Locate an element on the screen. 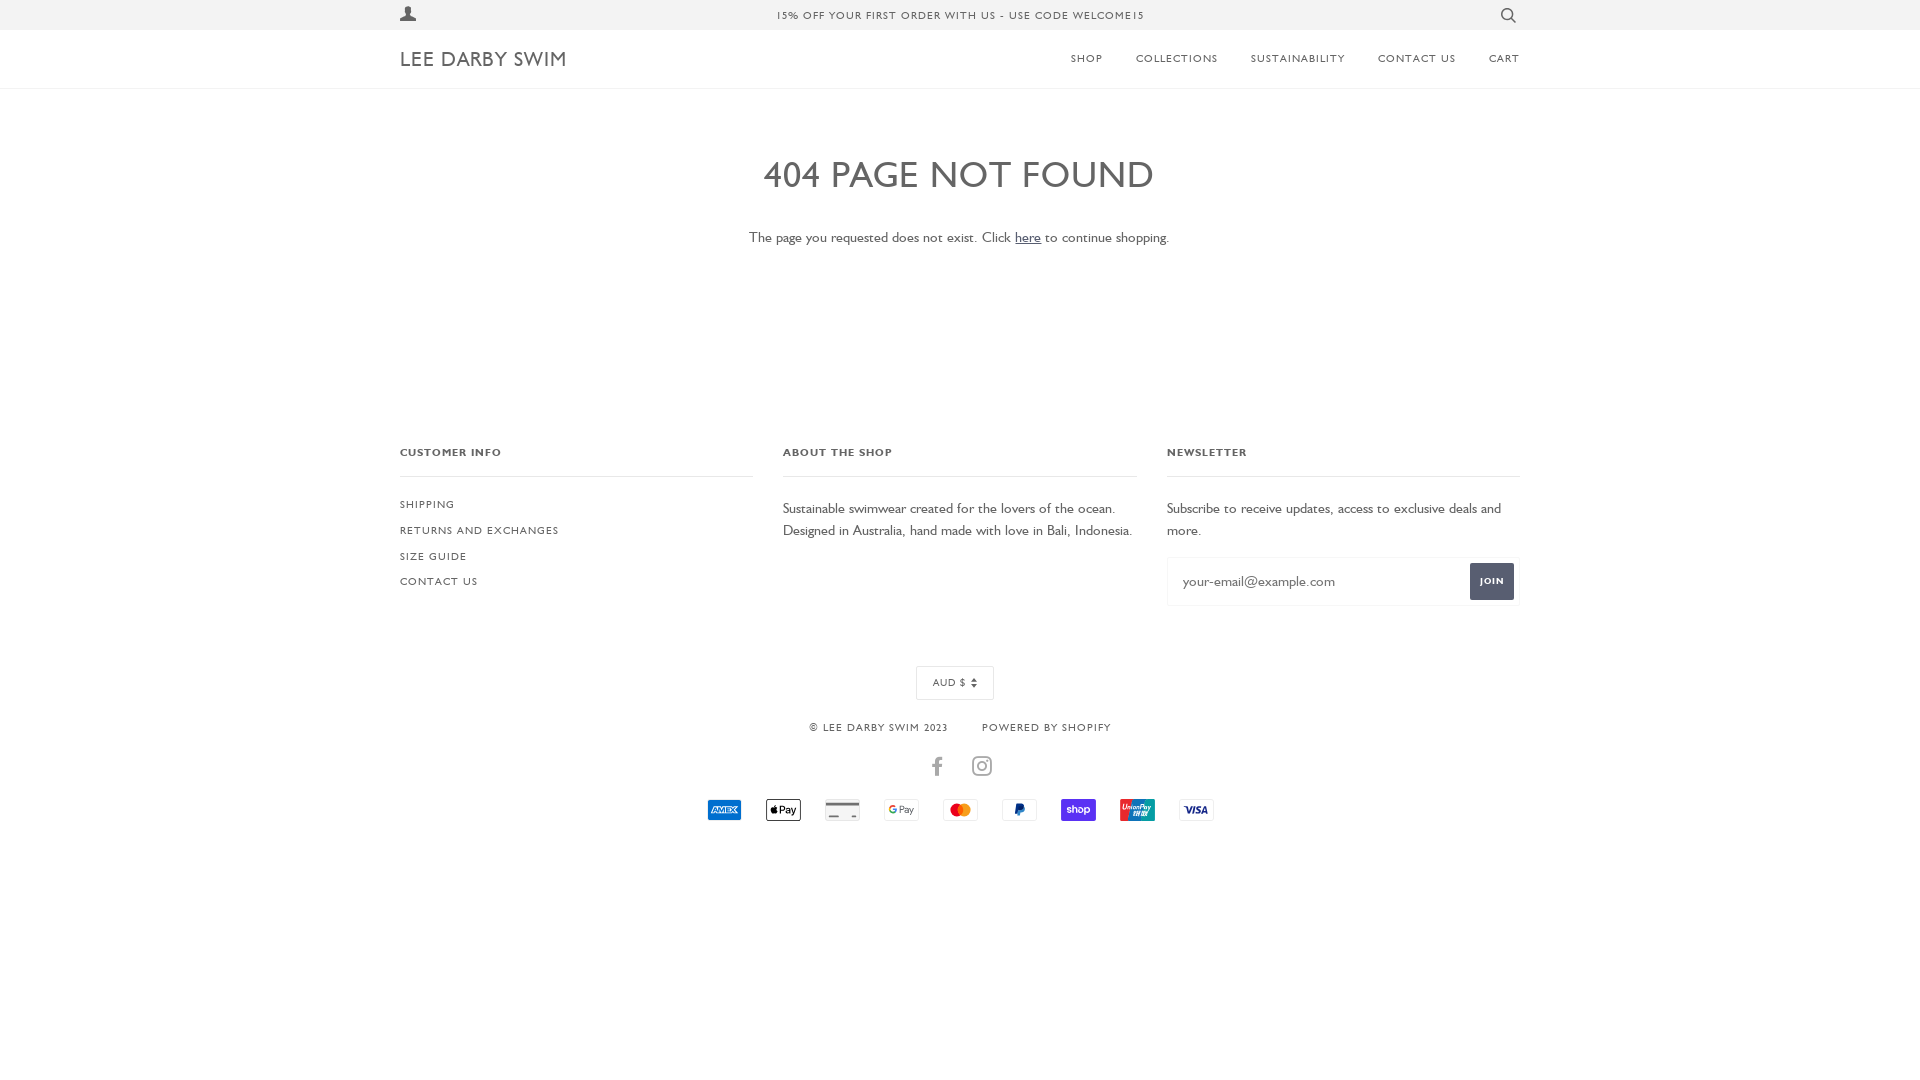 The height and width of the screenshot is (1080, 1920). 'CART' is located at coordinates (1489, 57).